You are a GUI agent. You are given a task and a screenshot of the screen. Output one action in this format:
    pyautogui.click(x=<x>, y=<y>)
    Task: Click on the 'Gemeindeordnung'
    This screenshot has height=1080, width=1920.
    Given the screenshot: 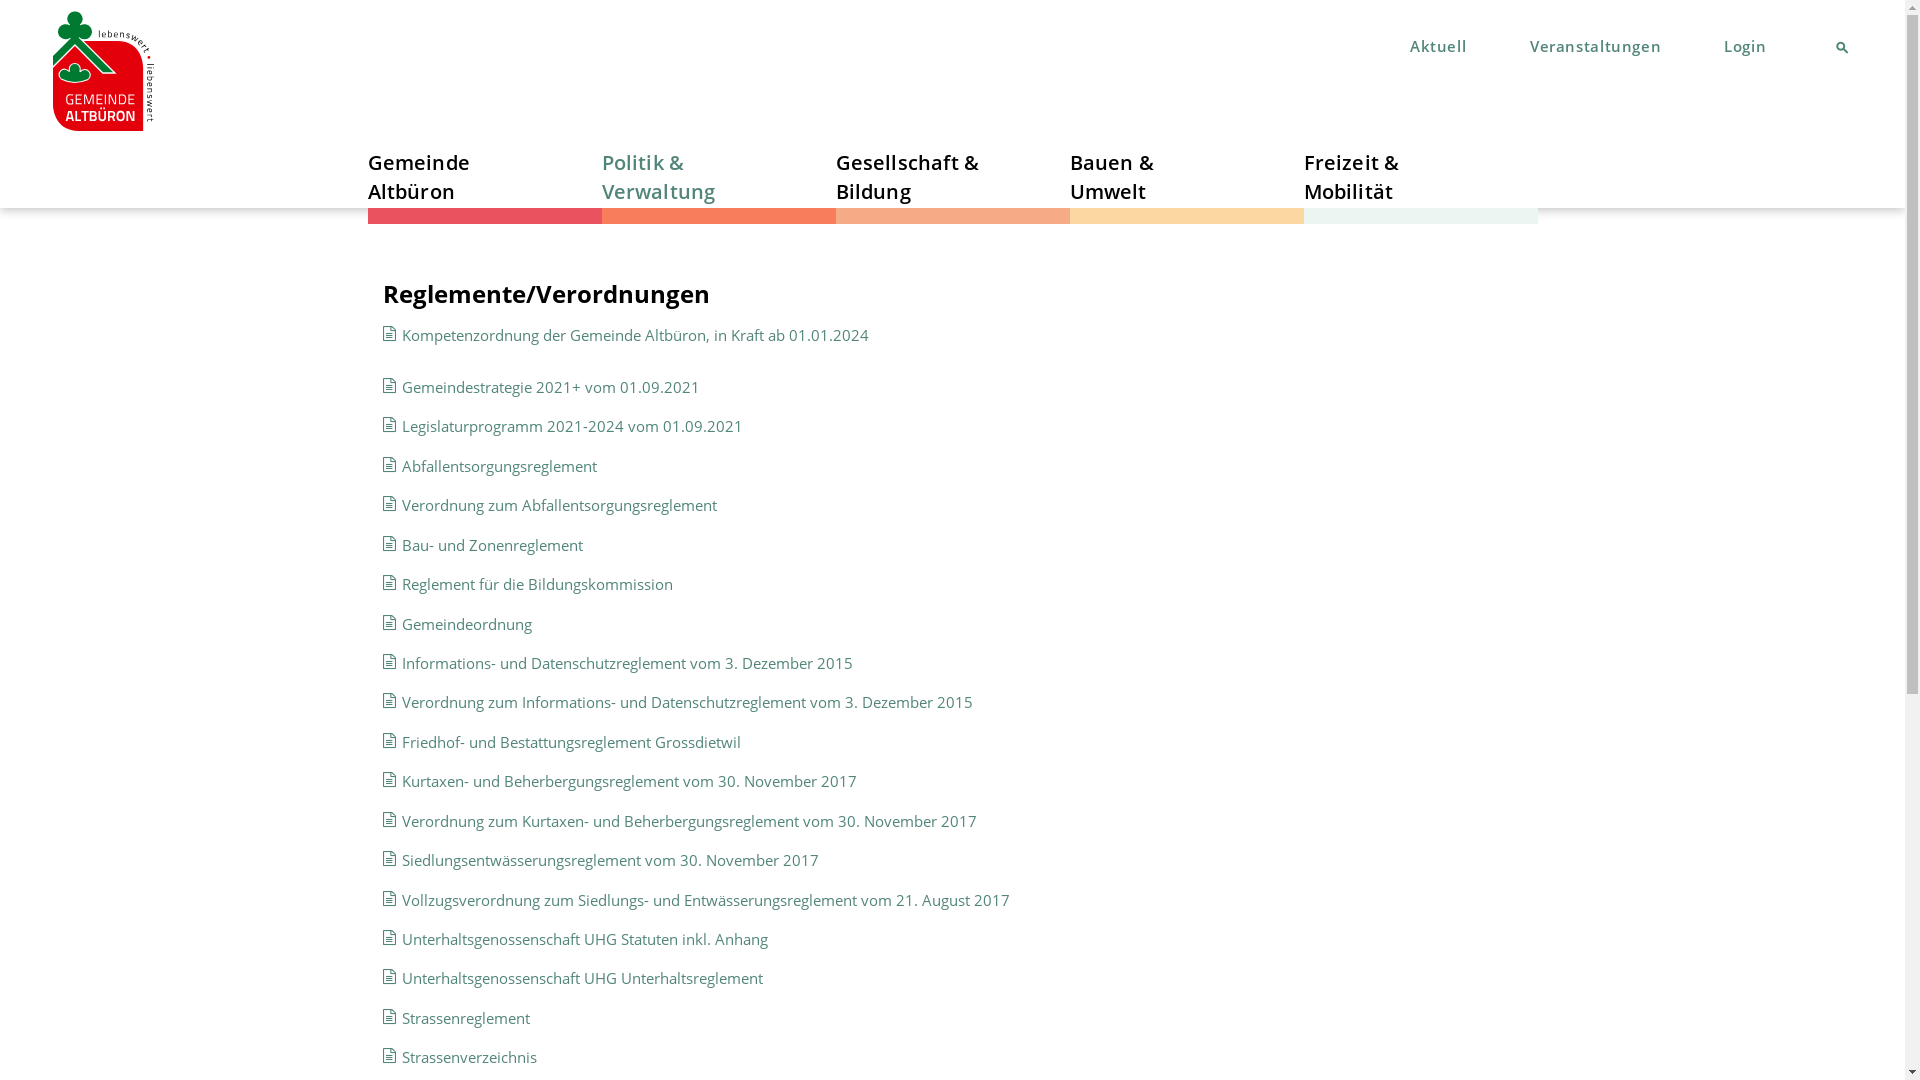 What is the action you would take?
    pyautogui.click(x=465, y=623)
    